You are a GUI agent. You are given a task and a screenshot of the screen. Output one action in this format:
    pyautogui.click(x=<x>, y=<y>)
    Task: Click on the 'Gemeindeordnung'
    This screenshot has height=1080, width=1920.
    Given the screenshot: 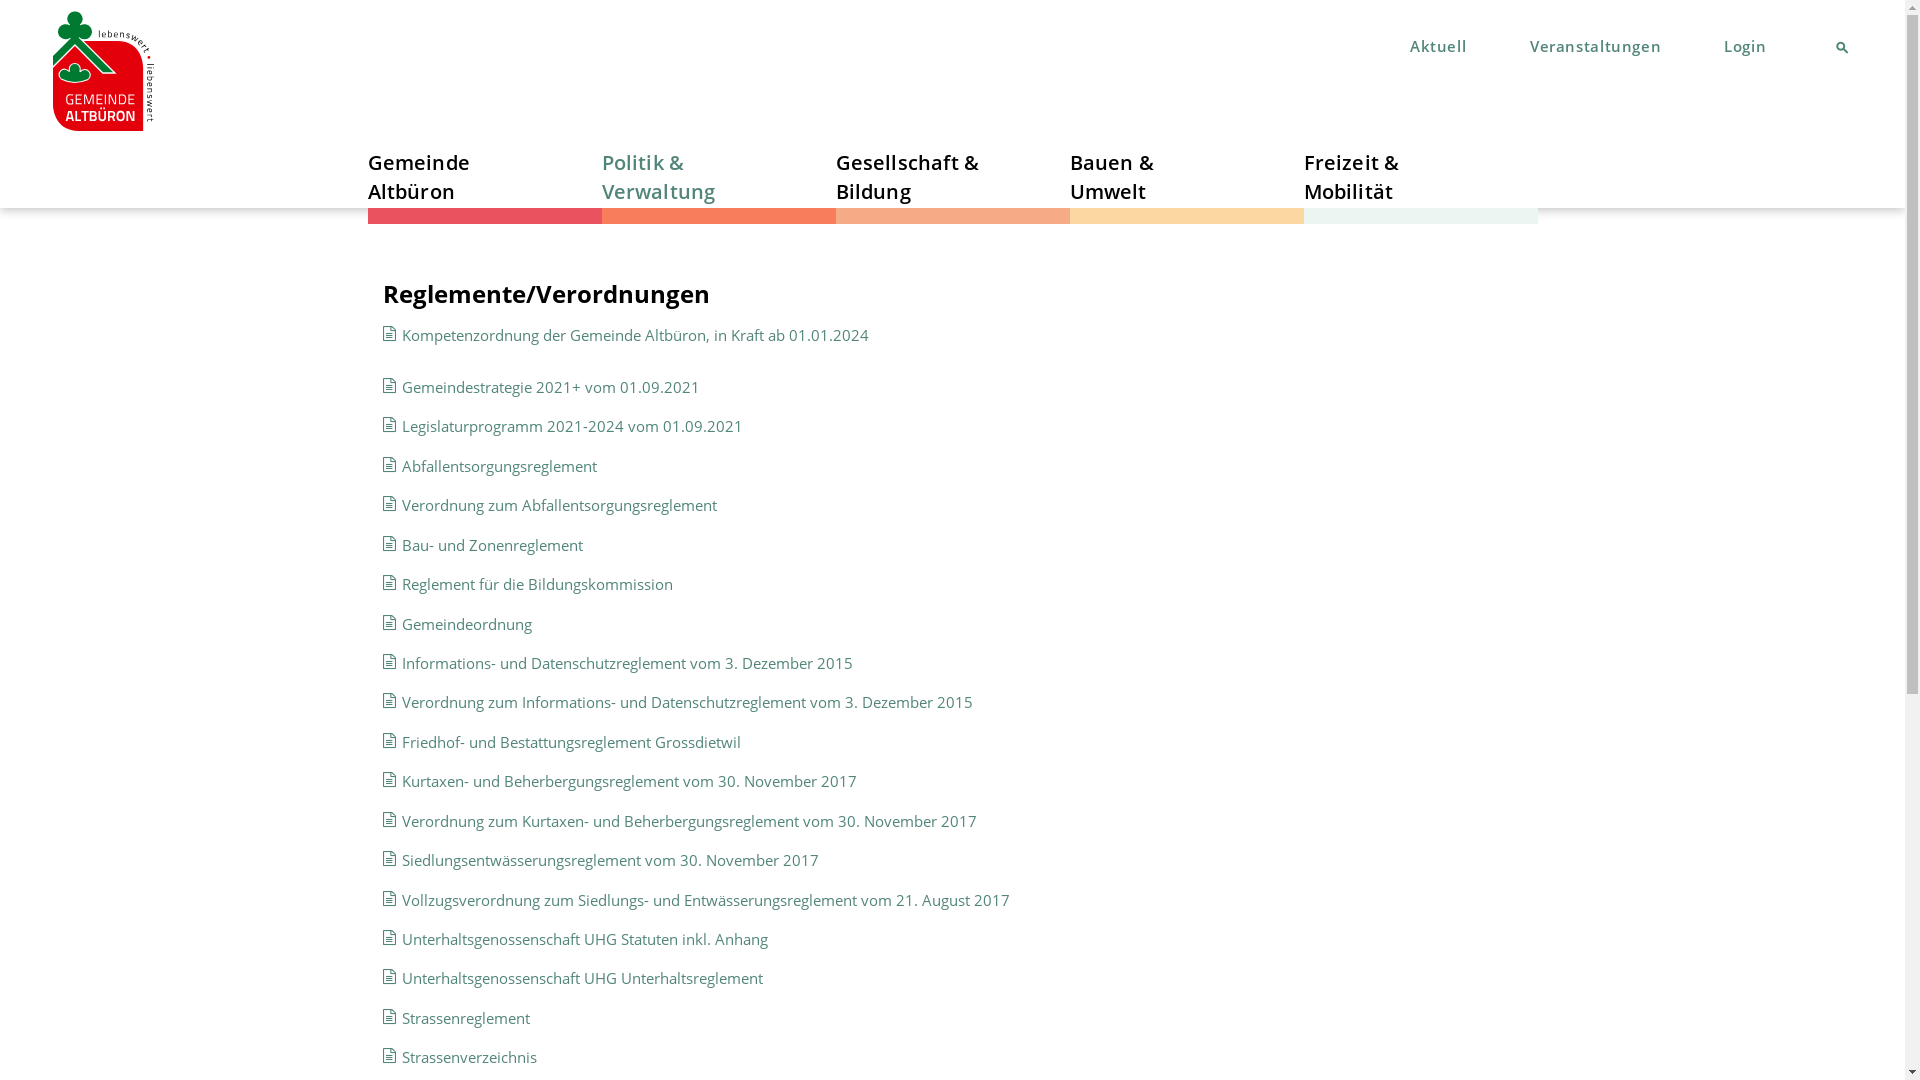 What is the action you would take?
    pyautogui.click(x=465, y=623)
    